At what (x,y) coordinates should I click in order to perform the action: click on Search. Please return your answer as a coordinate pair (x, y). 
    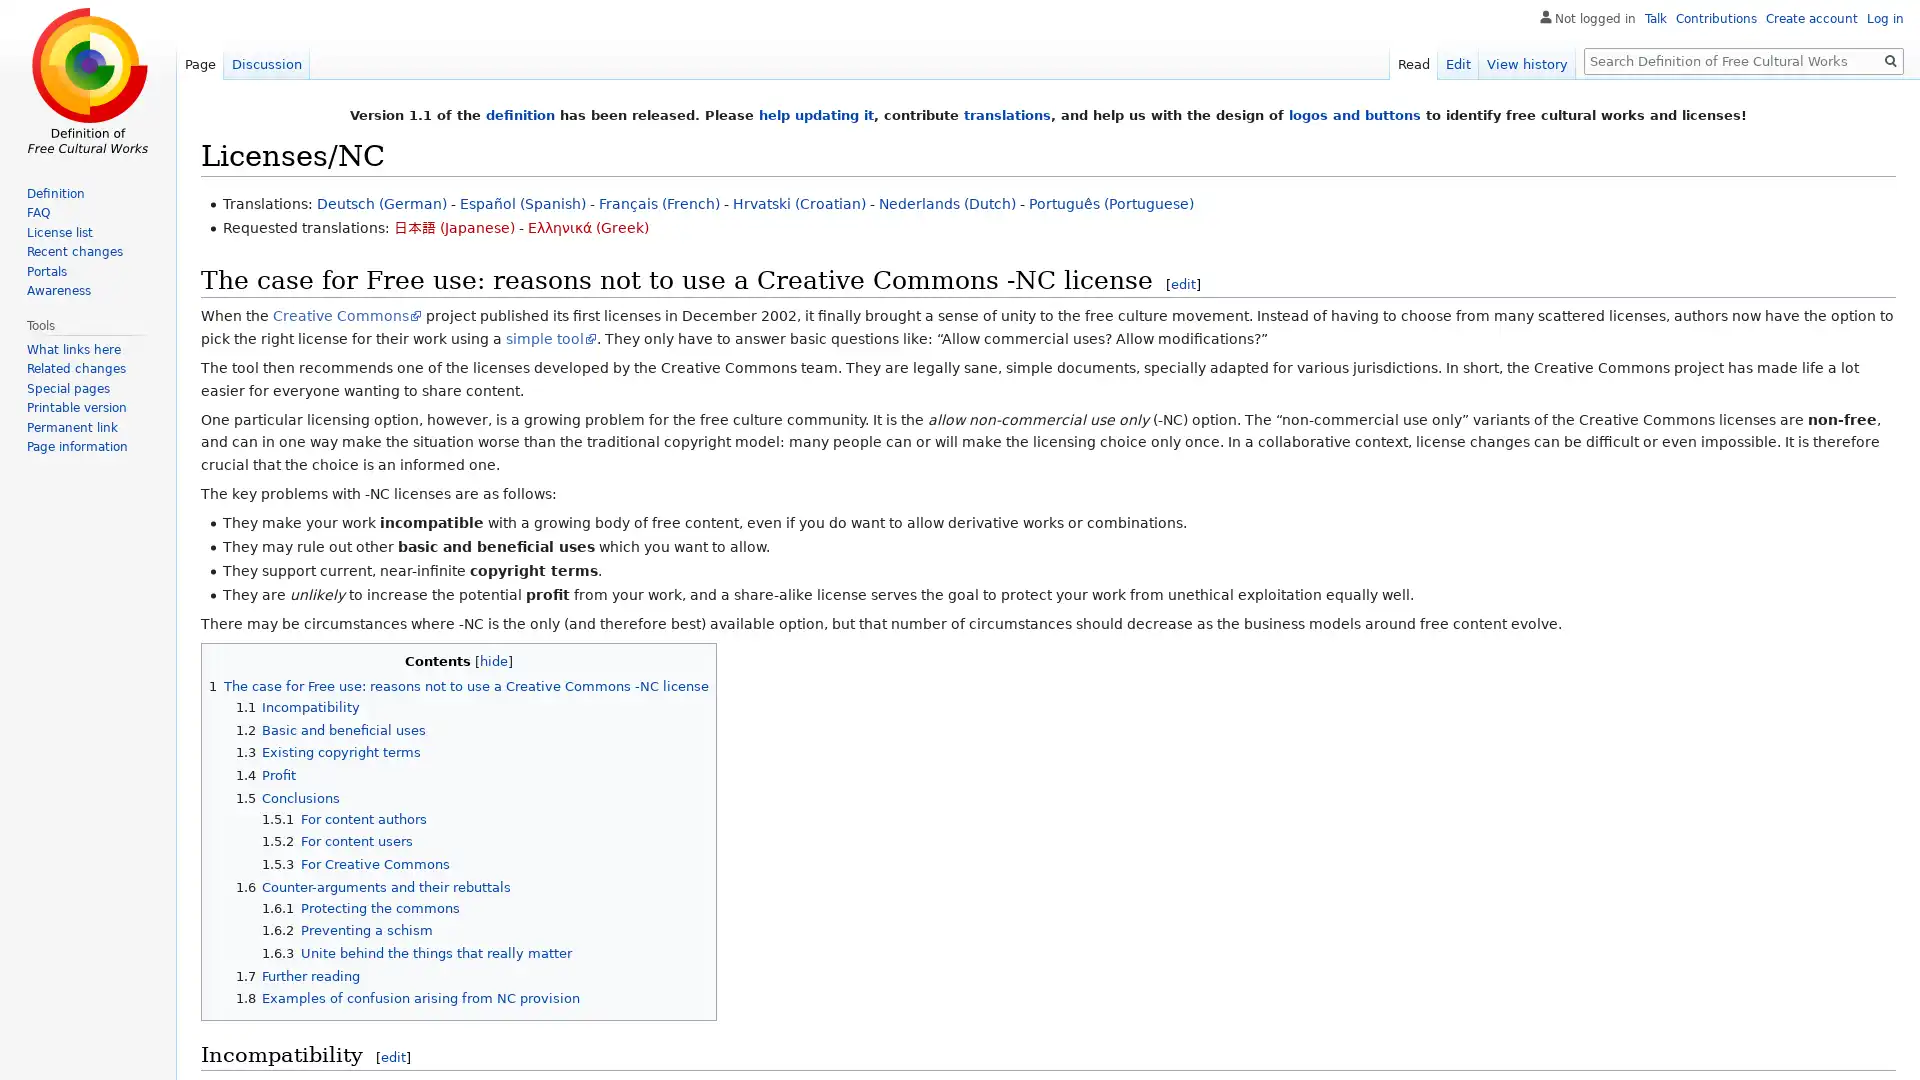
    Looking at the image, I should click on (1890, 60).